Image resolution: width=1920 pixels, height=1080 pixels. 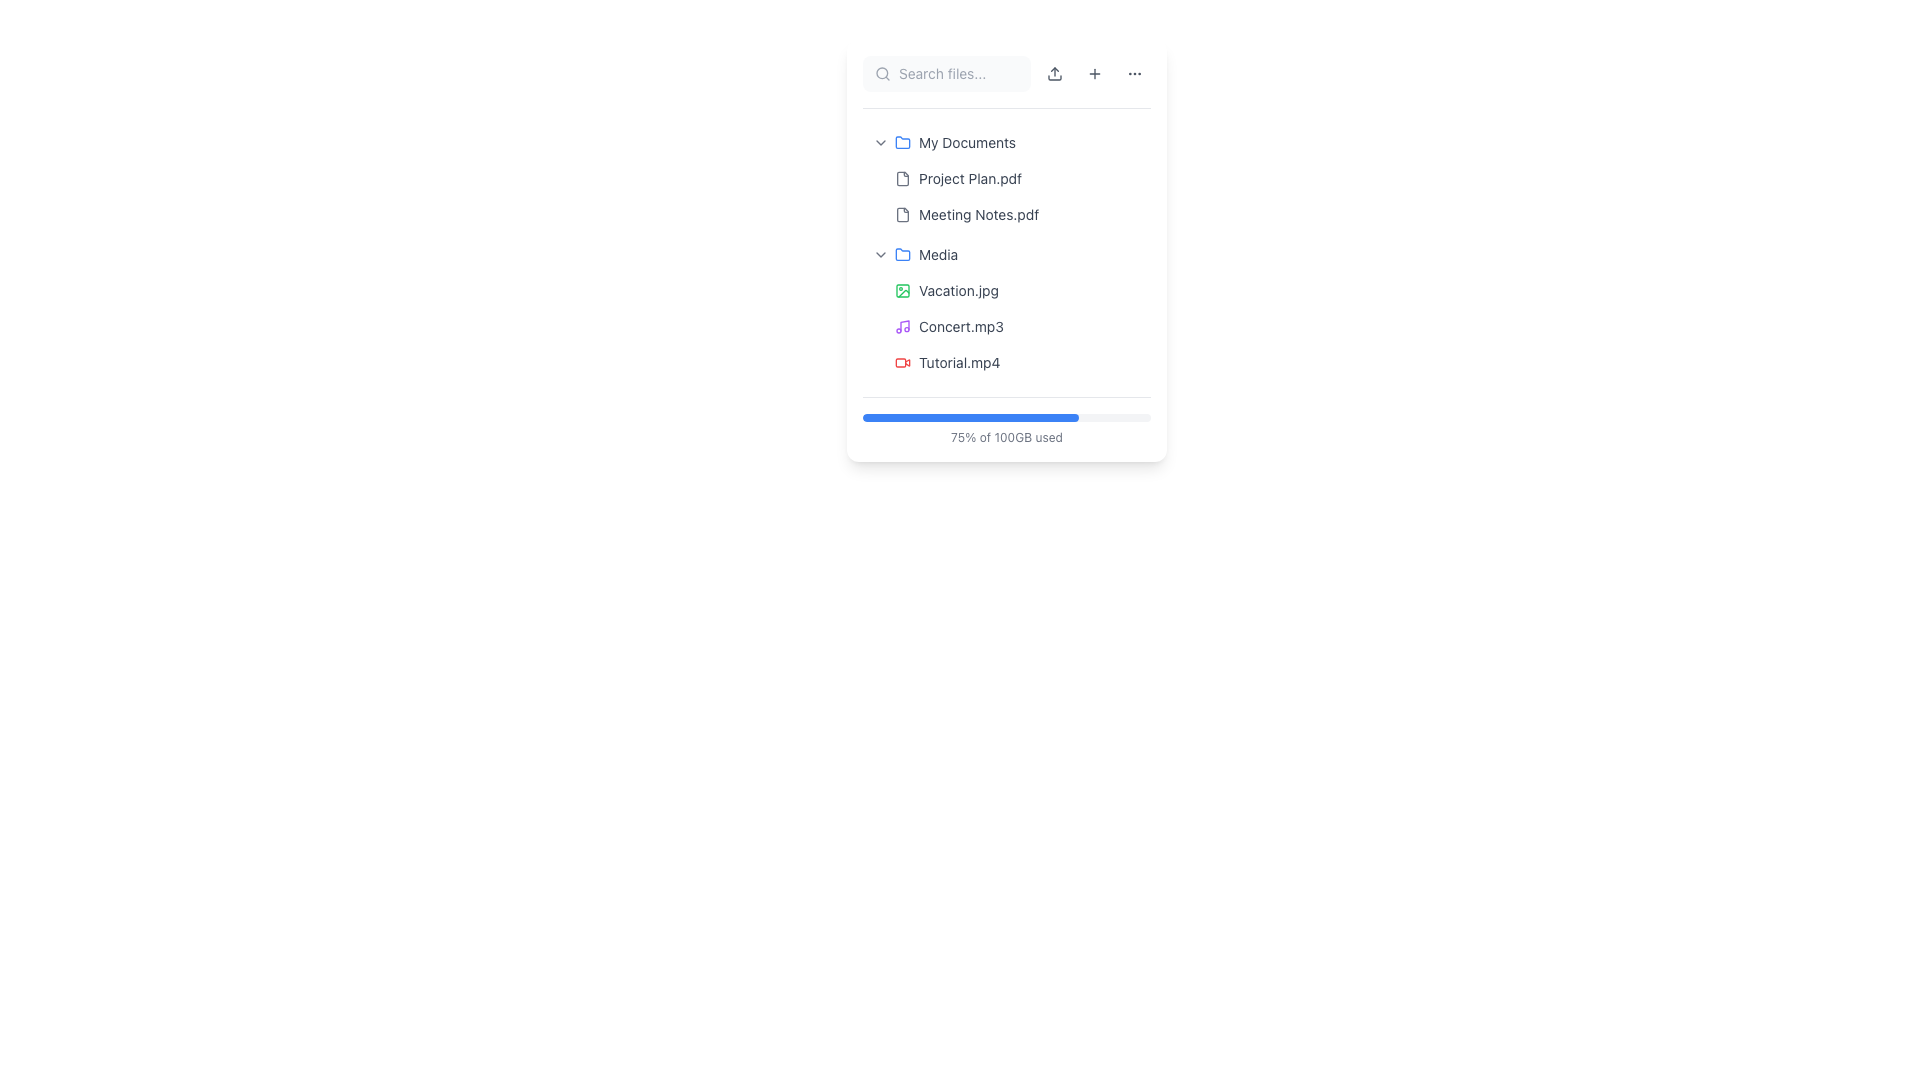 What do you see at coordinates (960, 326) in the screenshot?
I see `on the text label representing the audio file 'Concert.mp3' located under the 'Media' section, which is the second item in the list` at bounding box center [960, 326].